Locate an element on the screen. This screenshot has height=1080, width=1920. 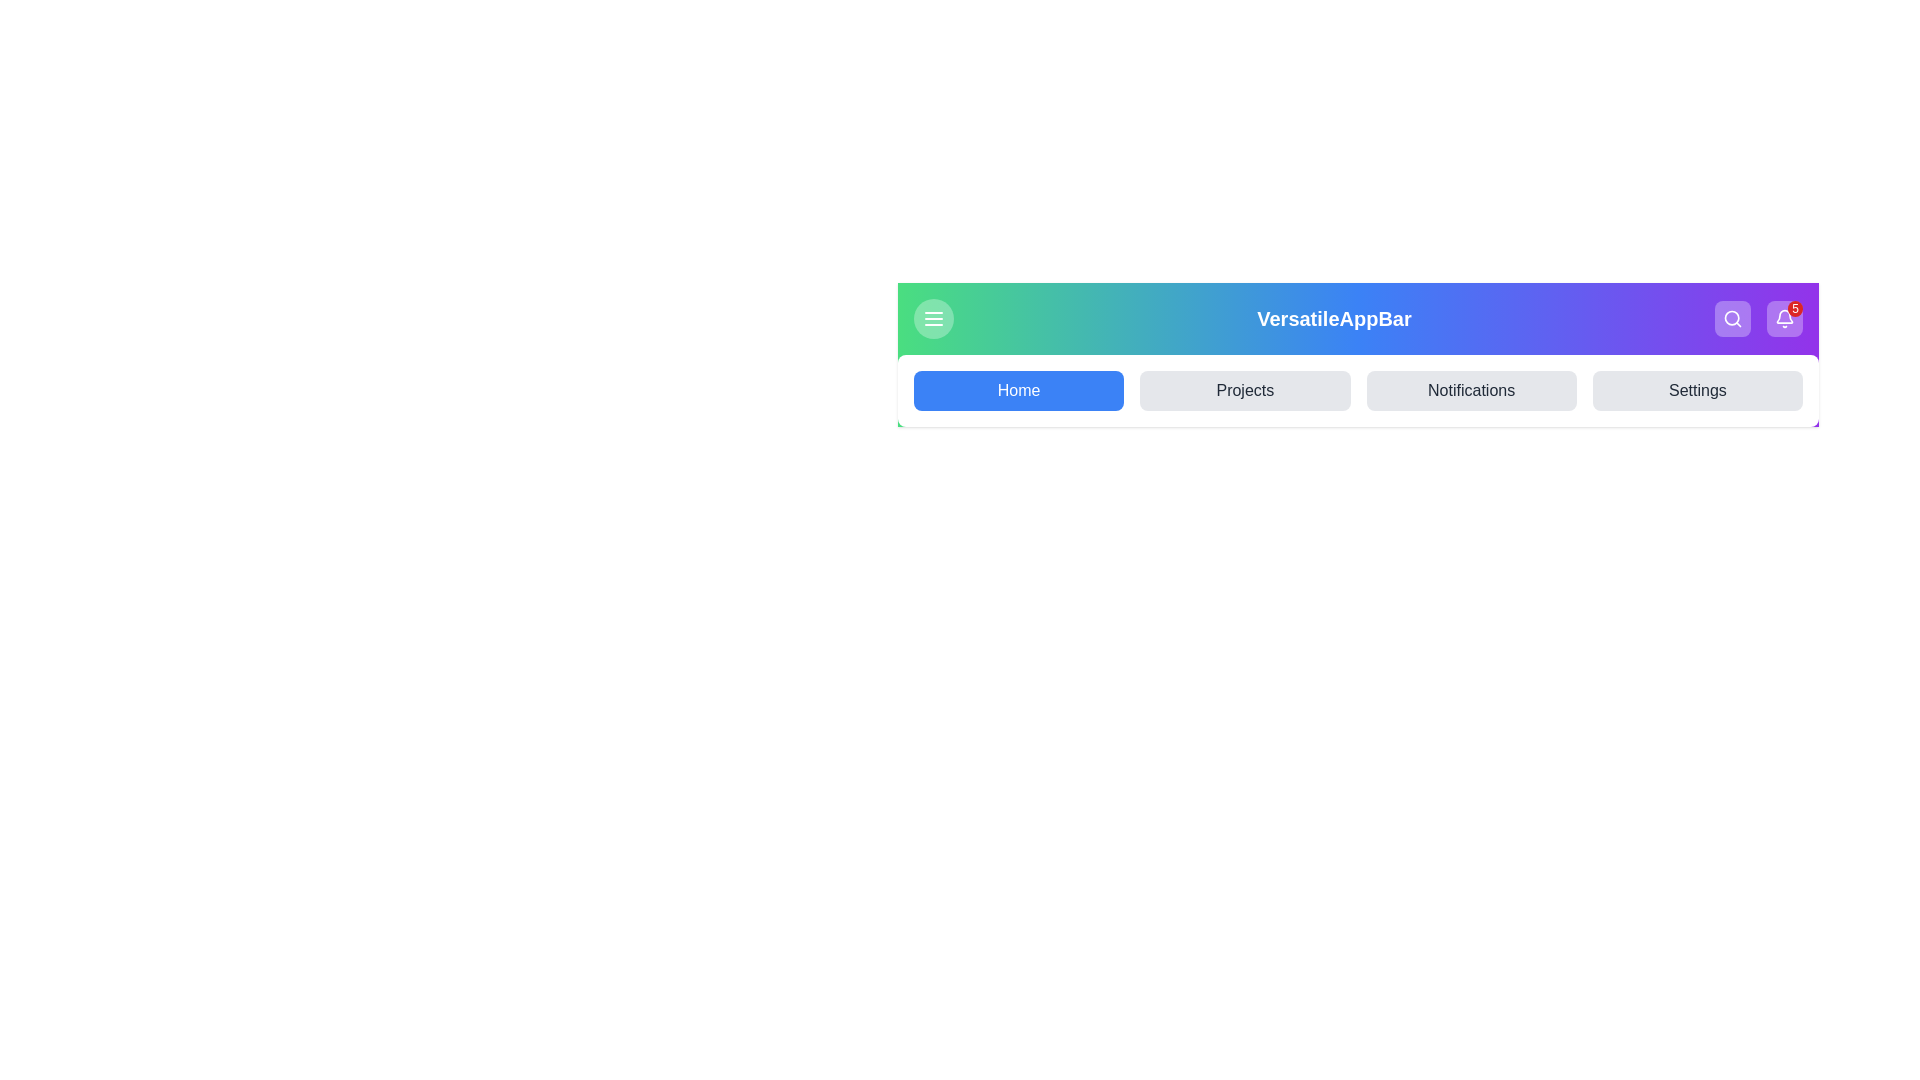
the notification bell icon to view notifications is located at coordinates (1785, 318).